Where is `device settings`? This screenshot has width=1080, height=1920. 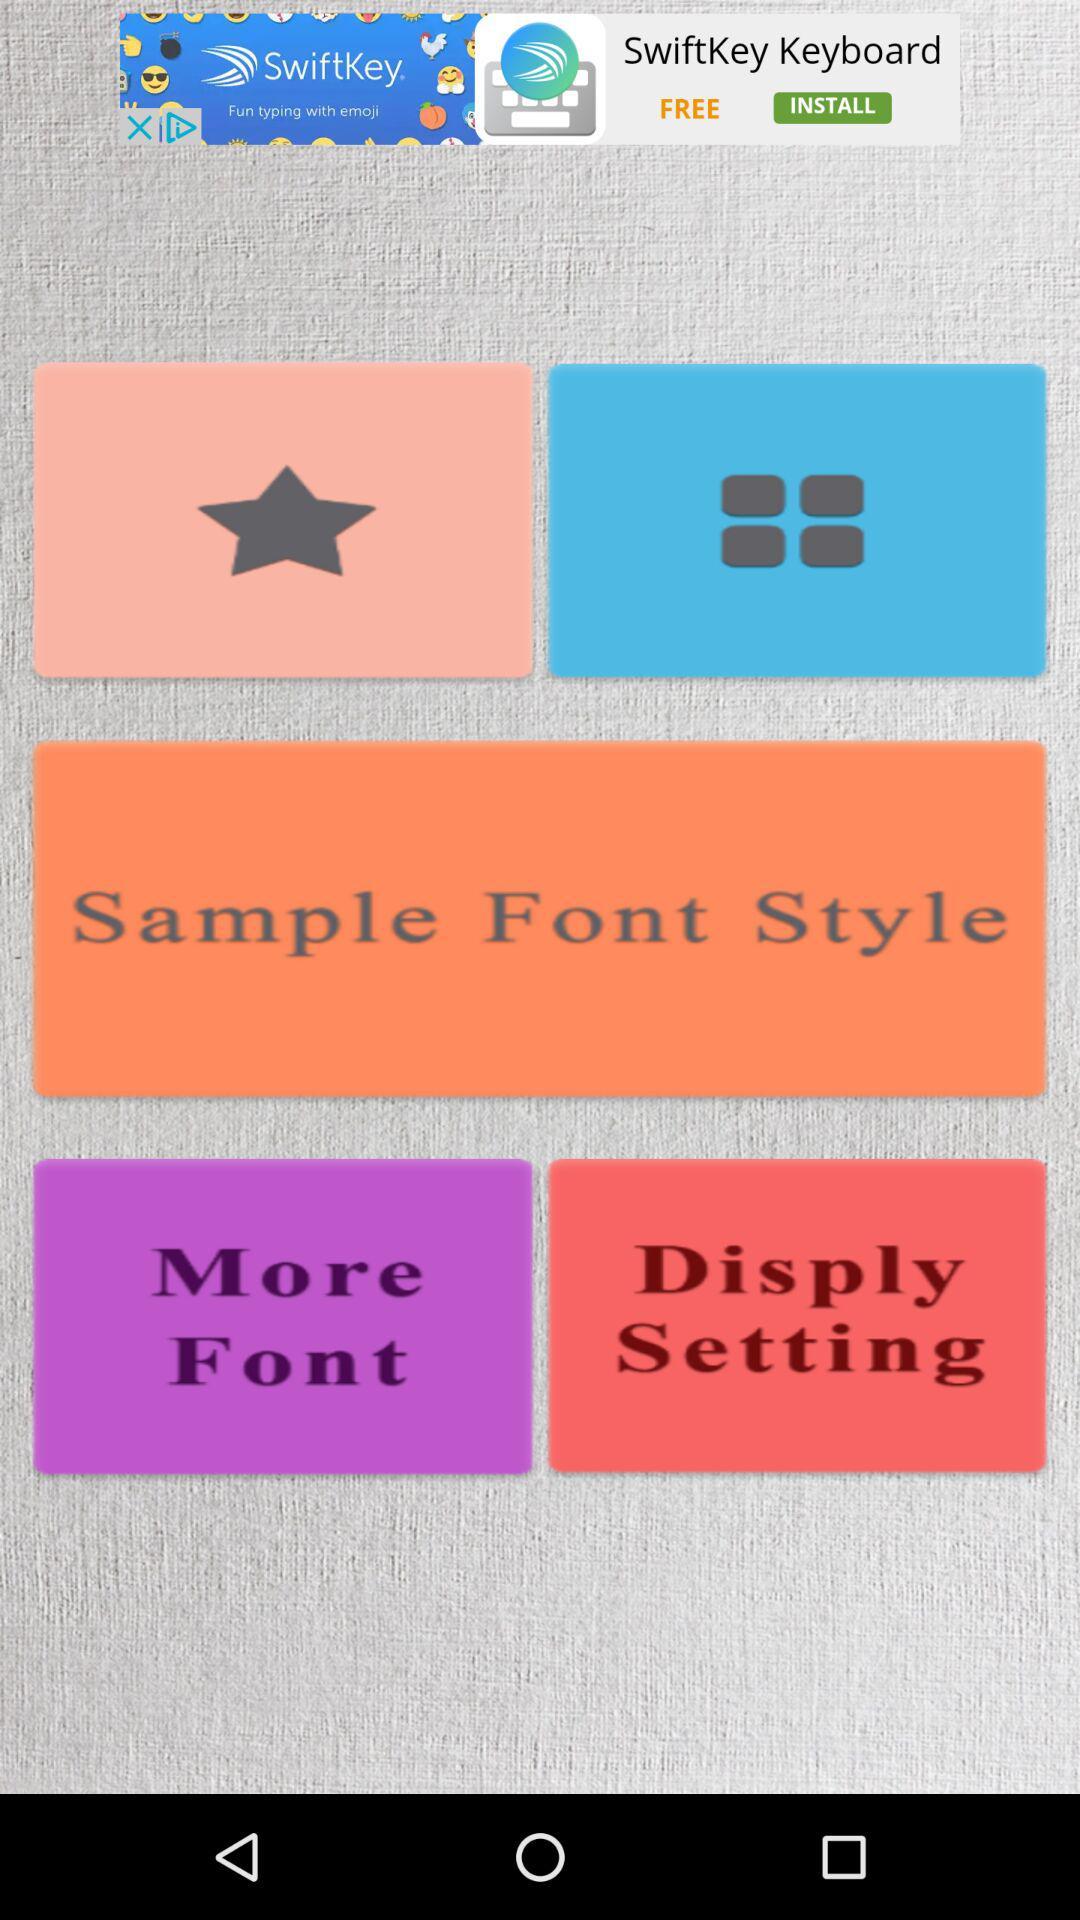
device settings is located at coordinates (795, 1320).